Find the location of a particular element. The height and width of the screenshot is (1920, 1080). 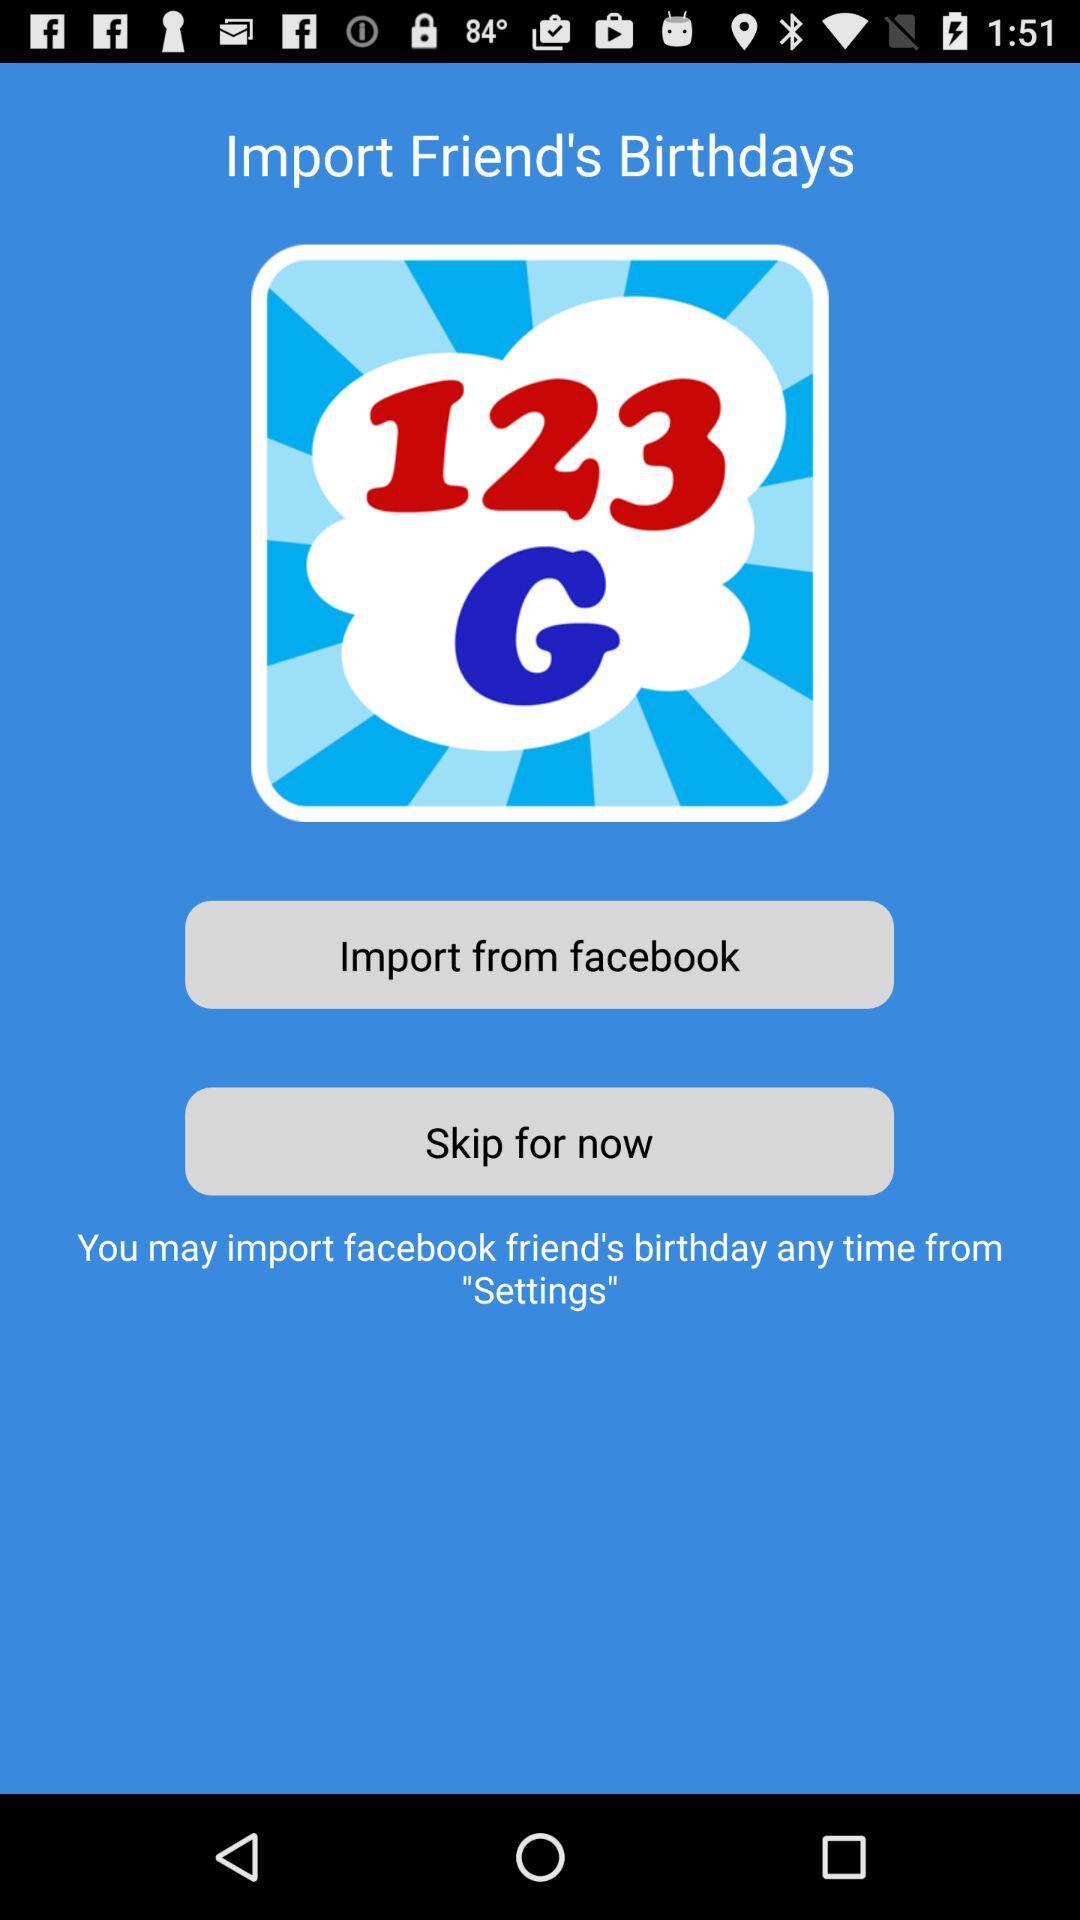

the item above the you may import item is located at coordinates (538, 1141).